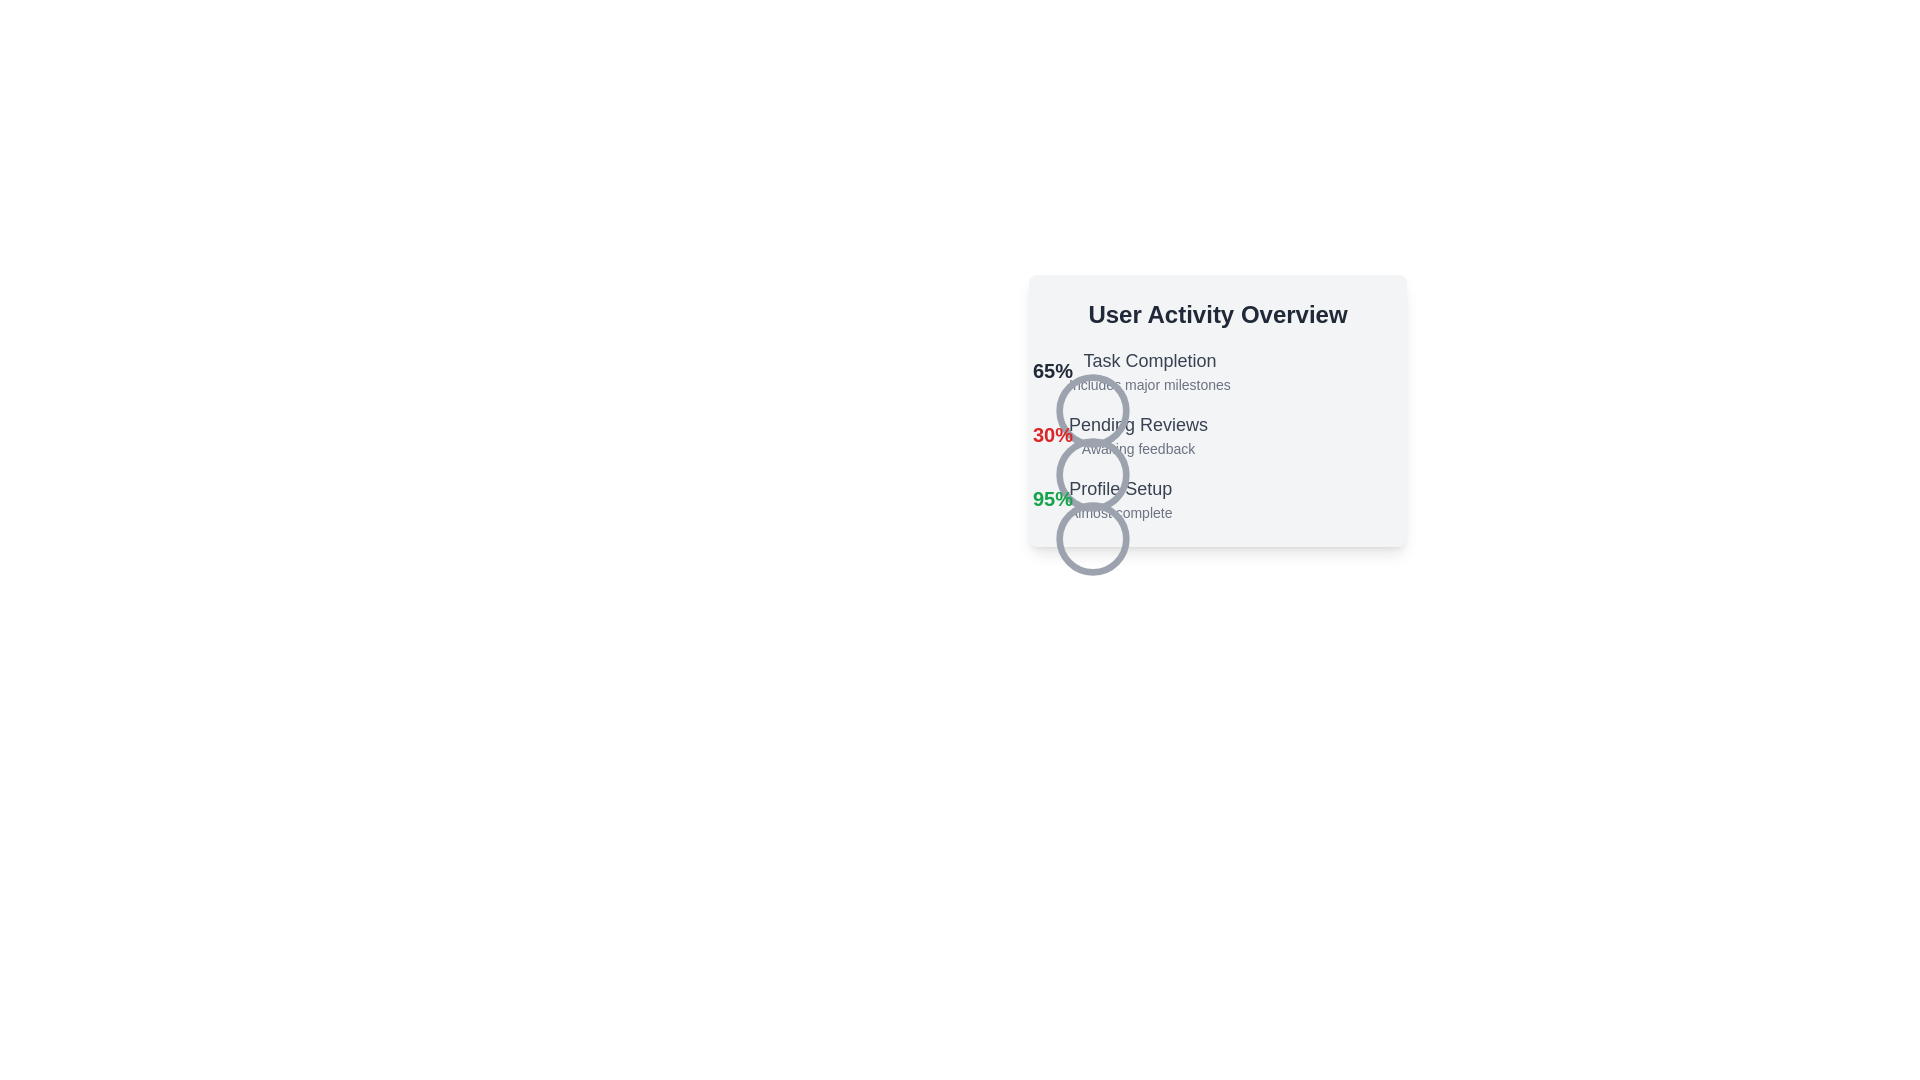 This screenshot has width=1920, height=1080. I want to click on the heading text labeled 'Task Completion', which is prominently displayed with a bold and large font size in light gray color, positioned above the description text 'Includes major milestones' in the 'User Activity Overview' section, so click(1149, 361).